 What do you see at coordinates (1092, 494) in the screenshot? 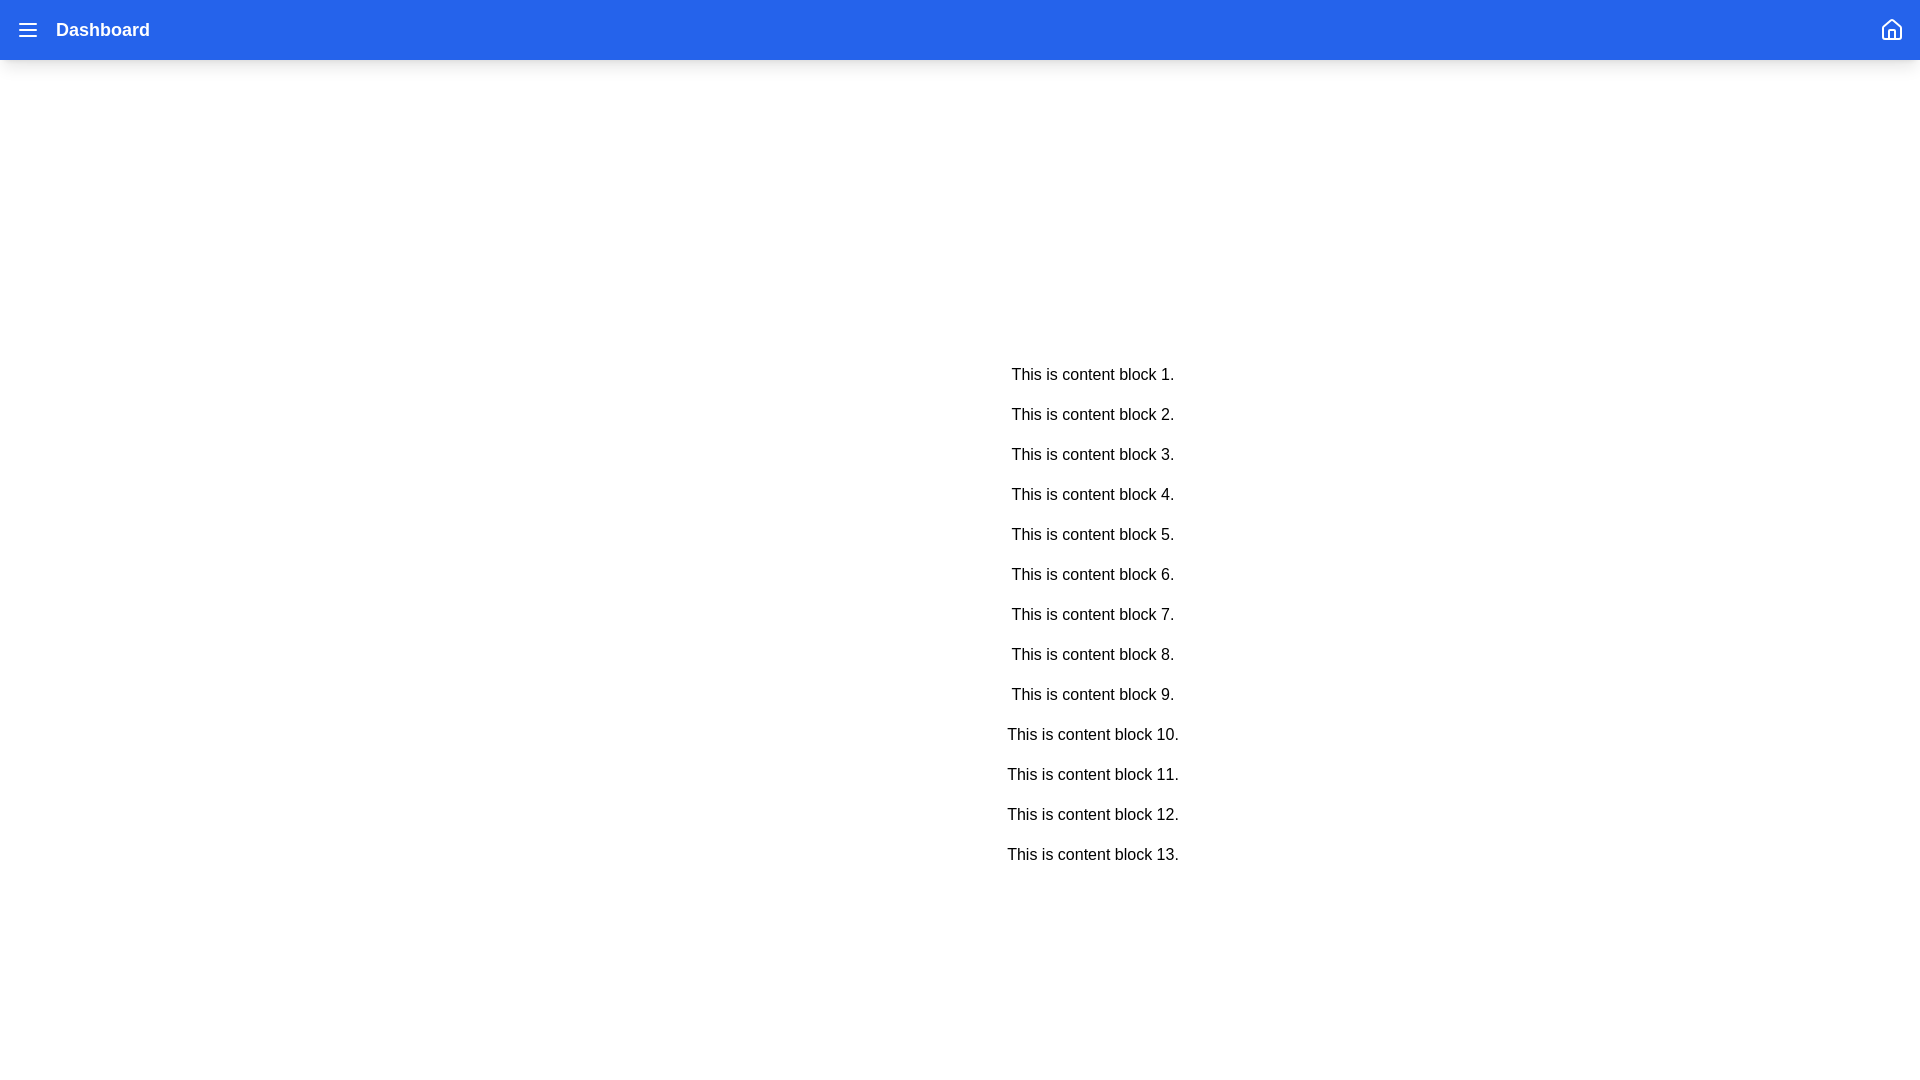
I see `the text block stating 'This is content block 4.', which is the fourth item in a series of vertically spaced content blocks` at bounding box center [1092, 494].